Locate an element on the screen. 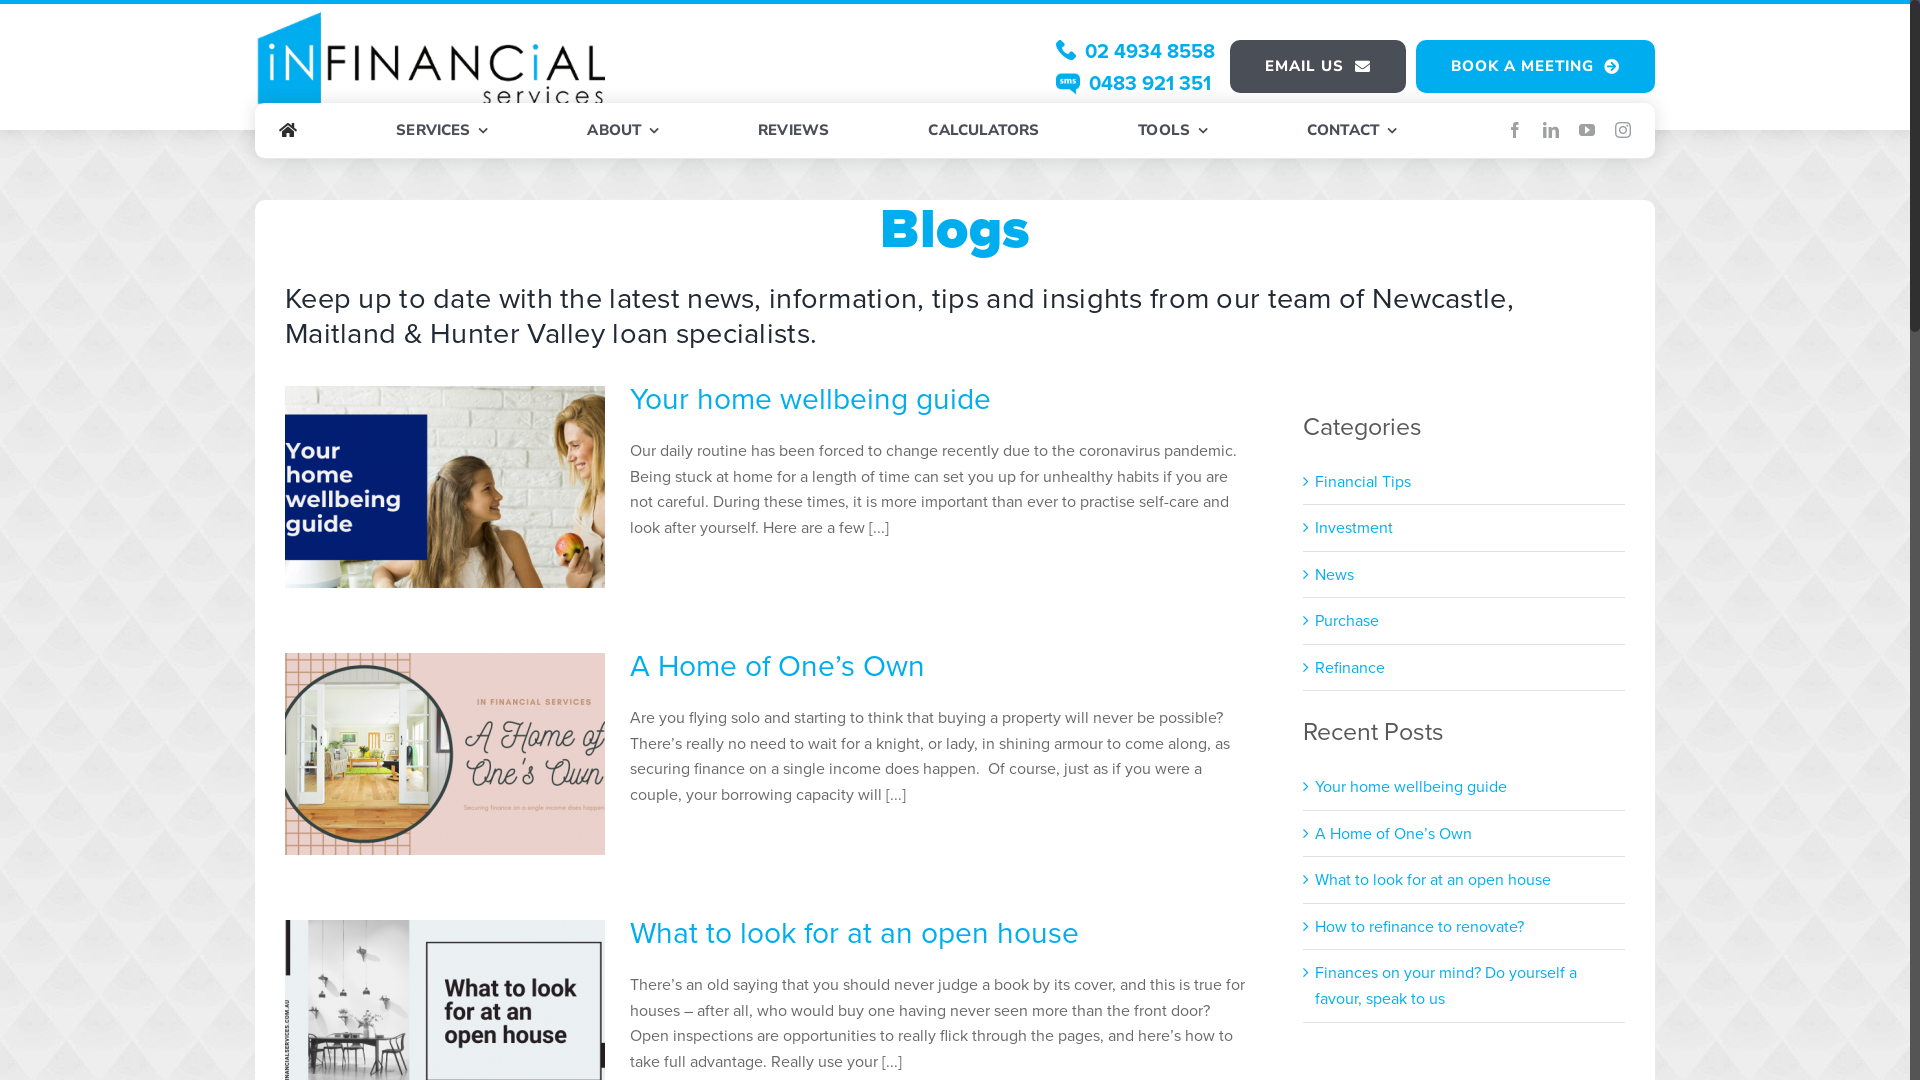 This screenshot has width=1920, height=1080. 'Your home wellbeing guide' is located at coordinates (810, 398).